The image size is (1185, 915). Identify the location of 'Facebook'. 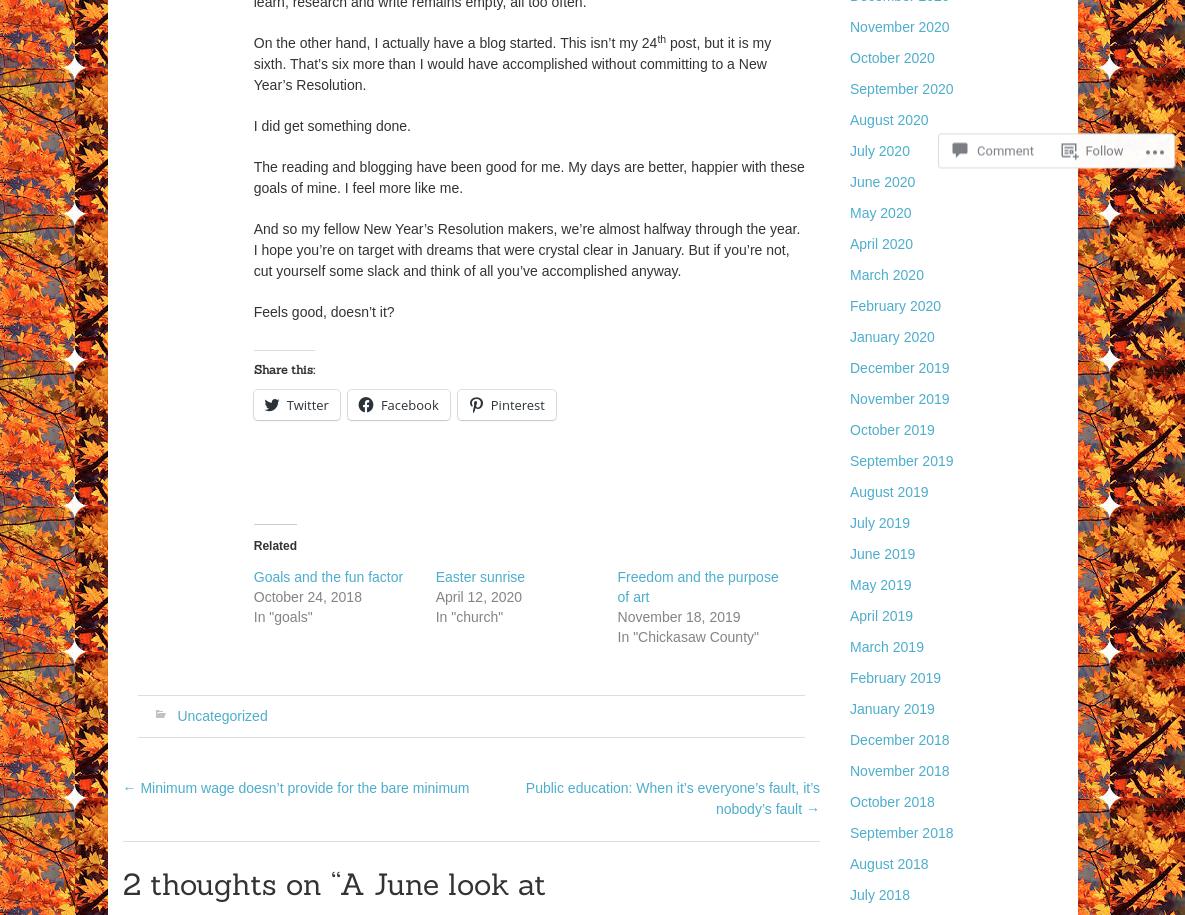
(407, 402).